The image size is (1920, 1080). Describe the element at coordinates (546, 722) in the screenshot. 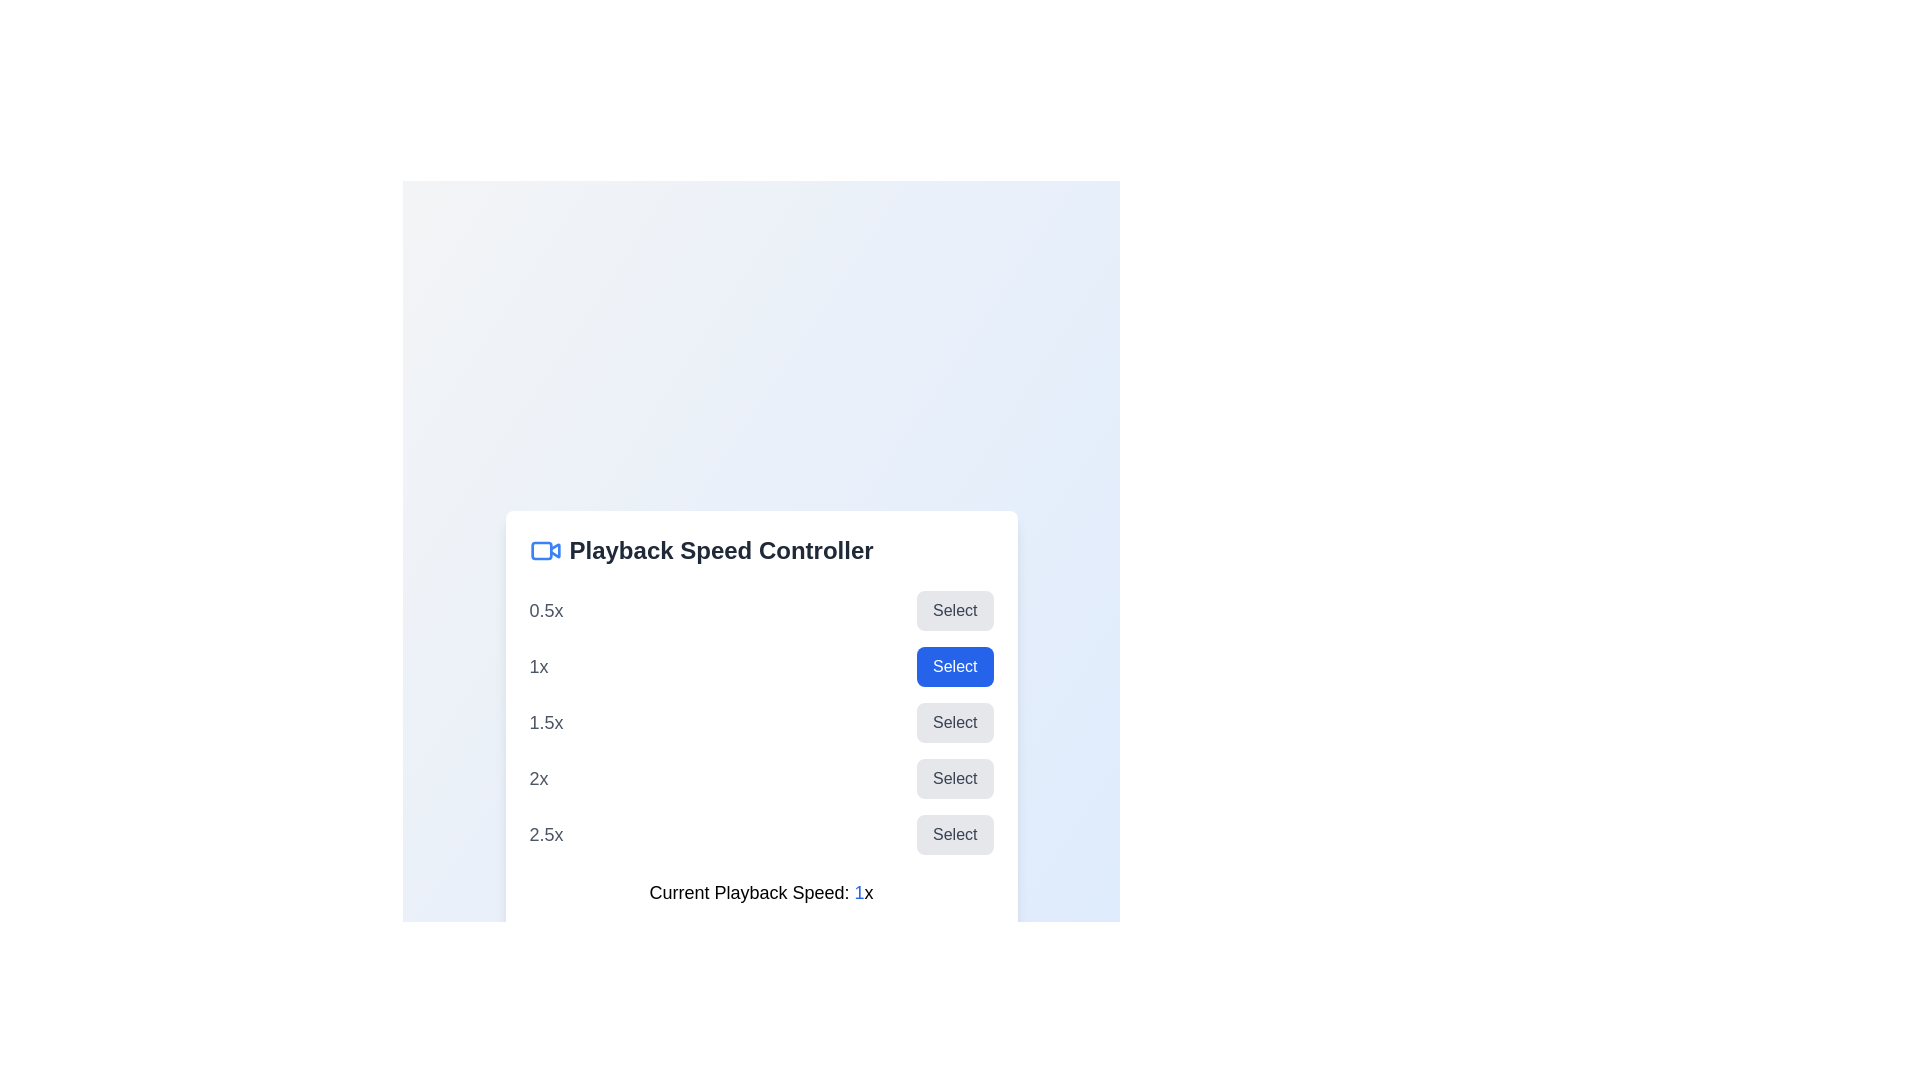

I see `the static text label indicating the playback speed option of '1.5x', which is the third item in a list of playback speeds displayed on the left side of a menu` at that location.